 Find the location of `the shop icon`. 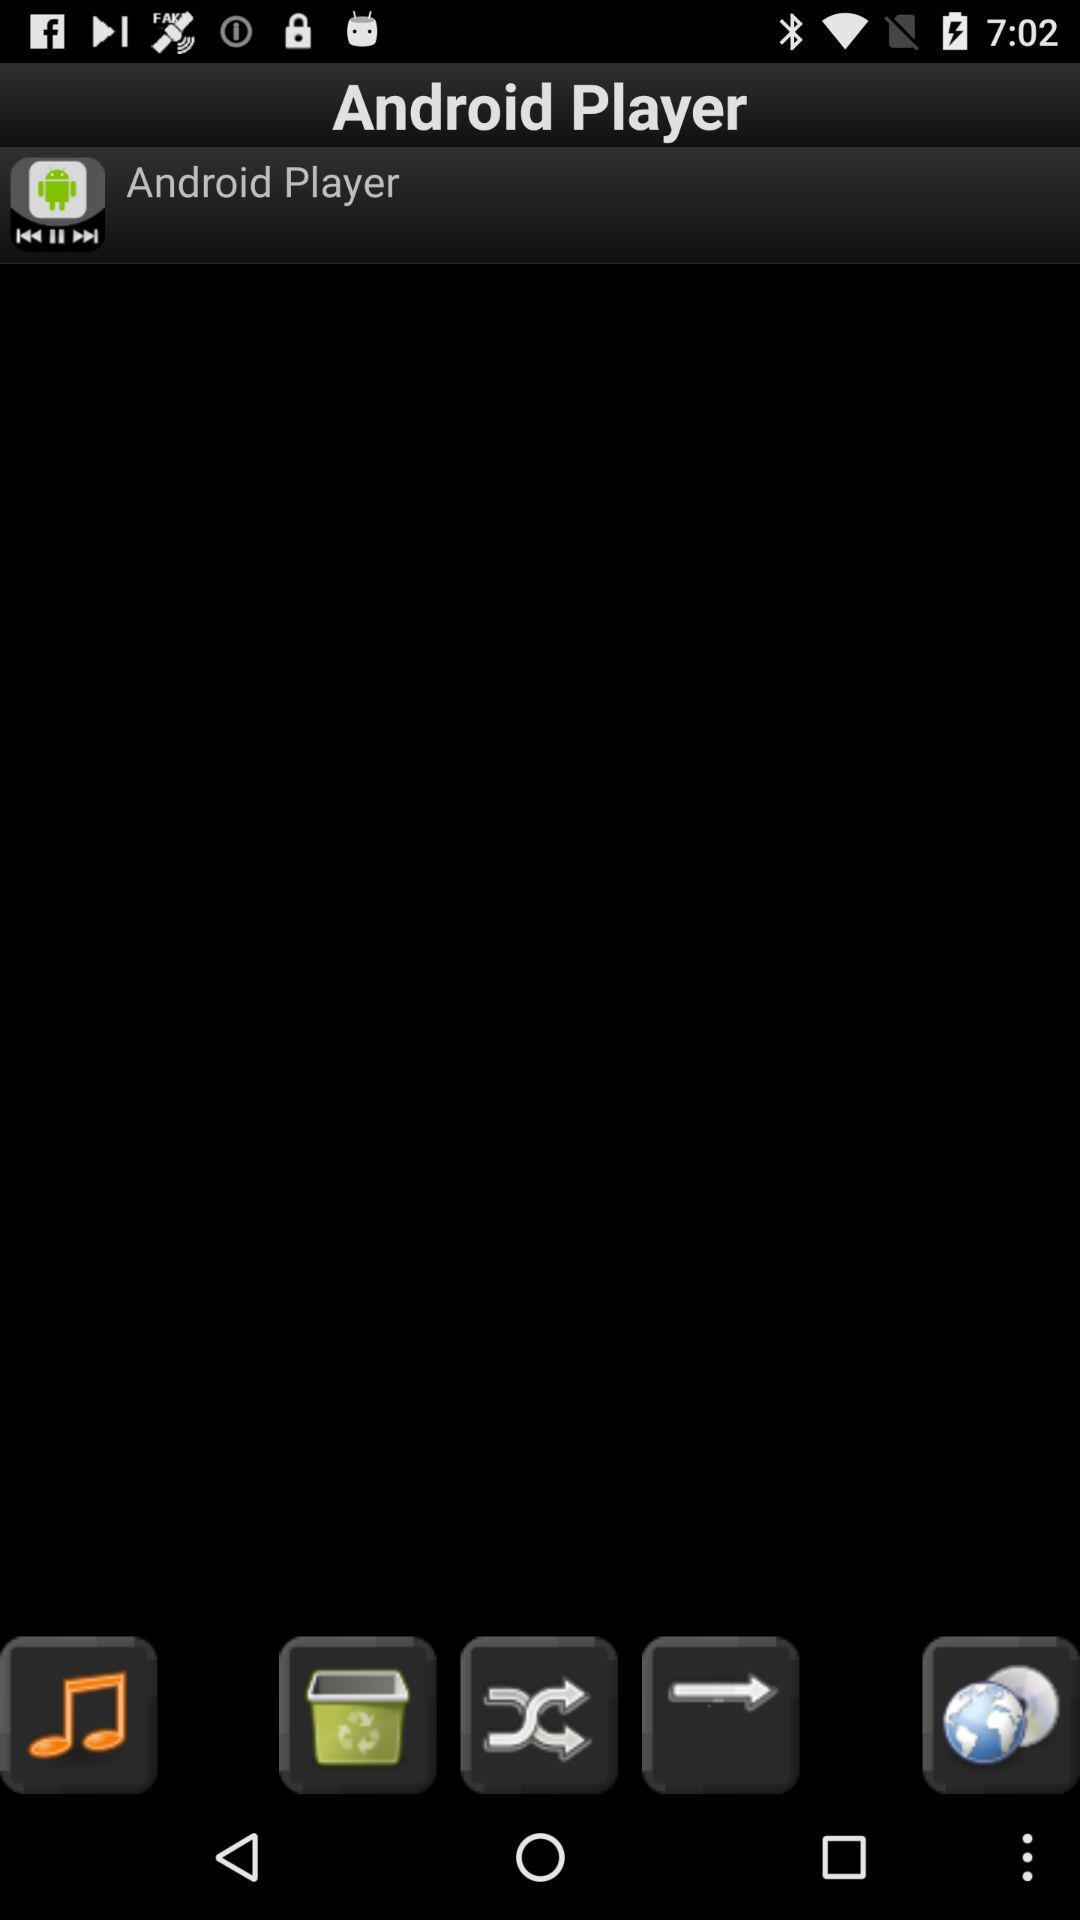

the shop icon is located at coordinates (356, 1835).